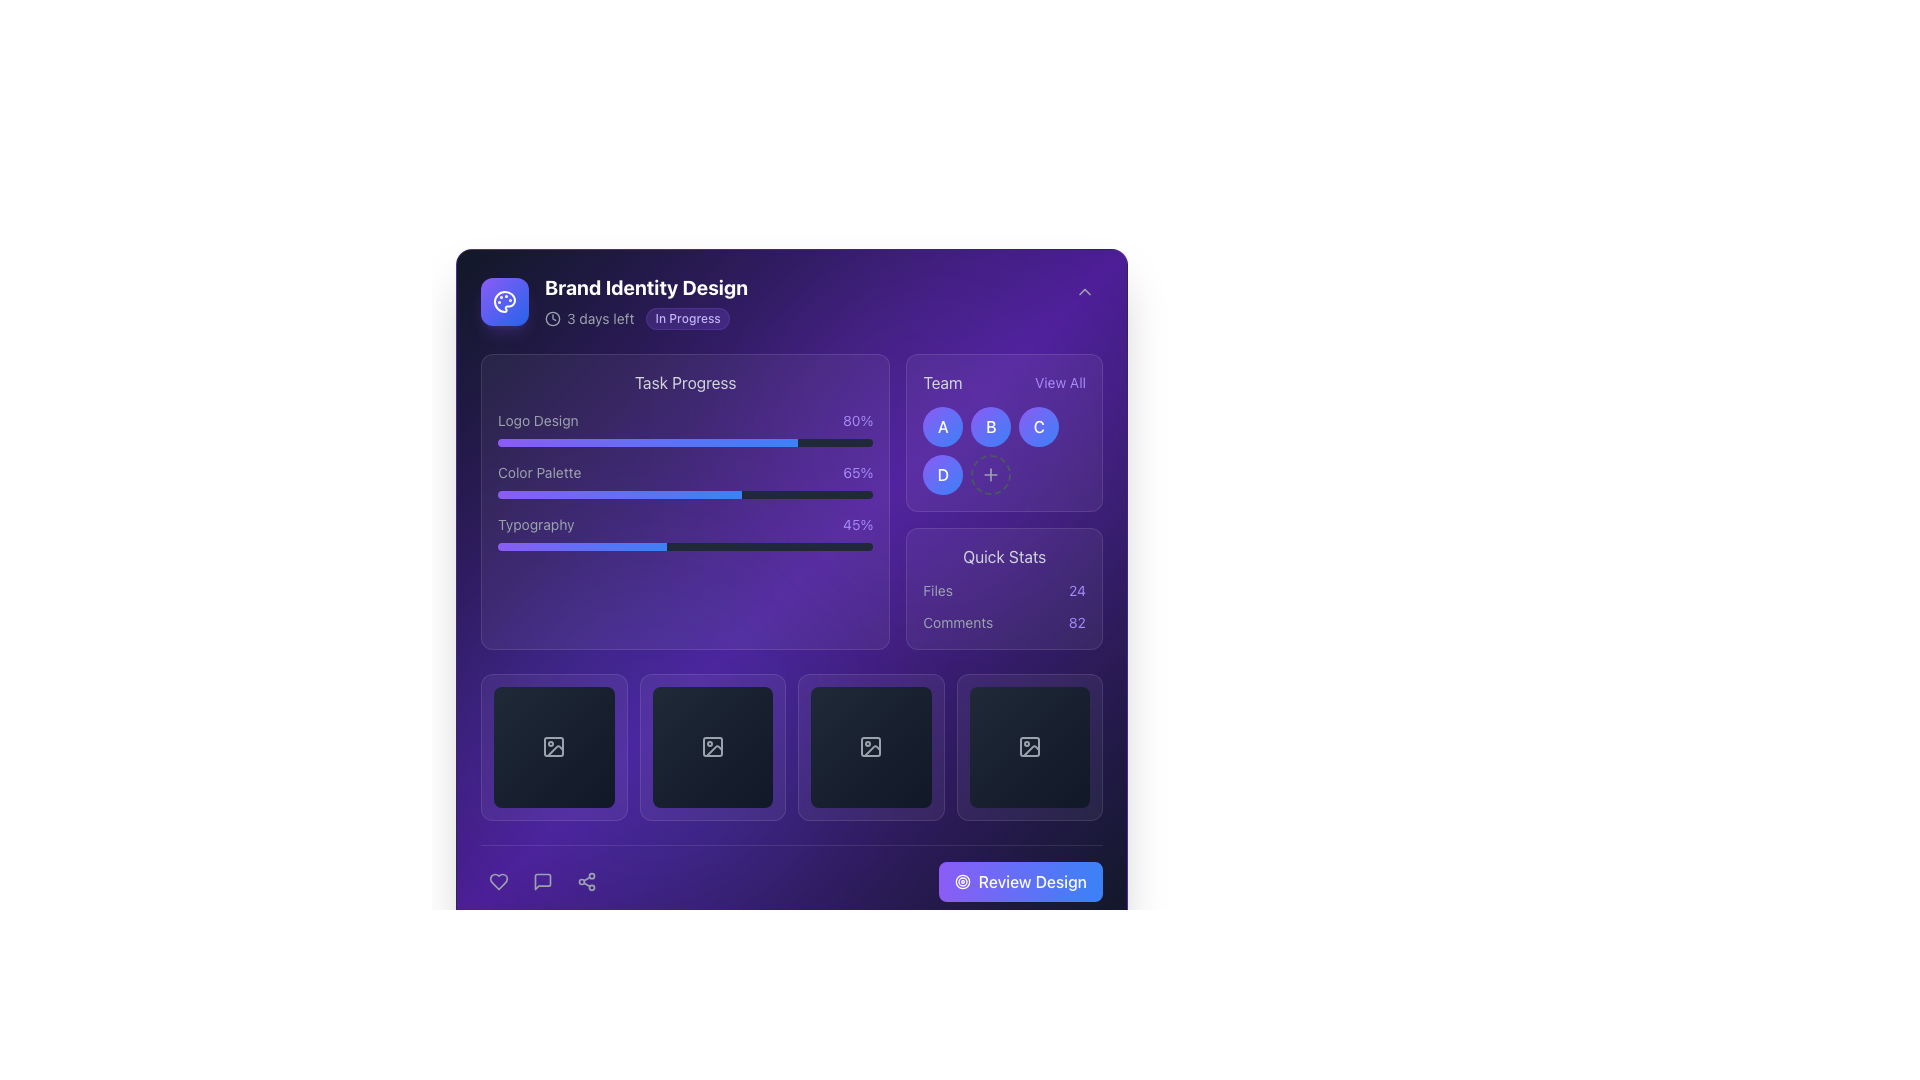  Describe the element at coordinates (538, 419) in the screenshot. I see `the text label displaying 'Logo Design' in light gray on a dark purple background, located near the progress bar in the 'Task Progress' box` at that location.